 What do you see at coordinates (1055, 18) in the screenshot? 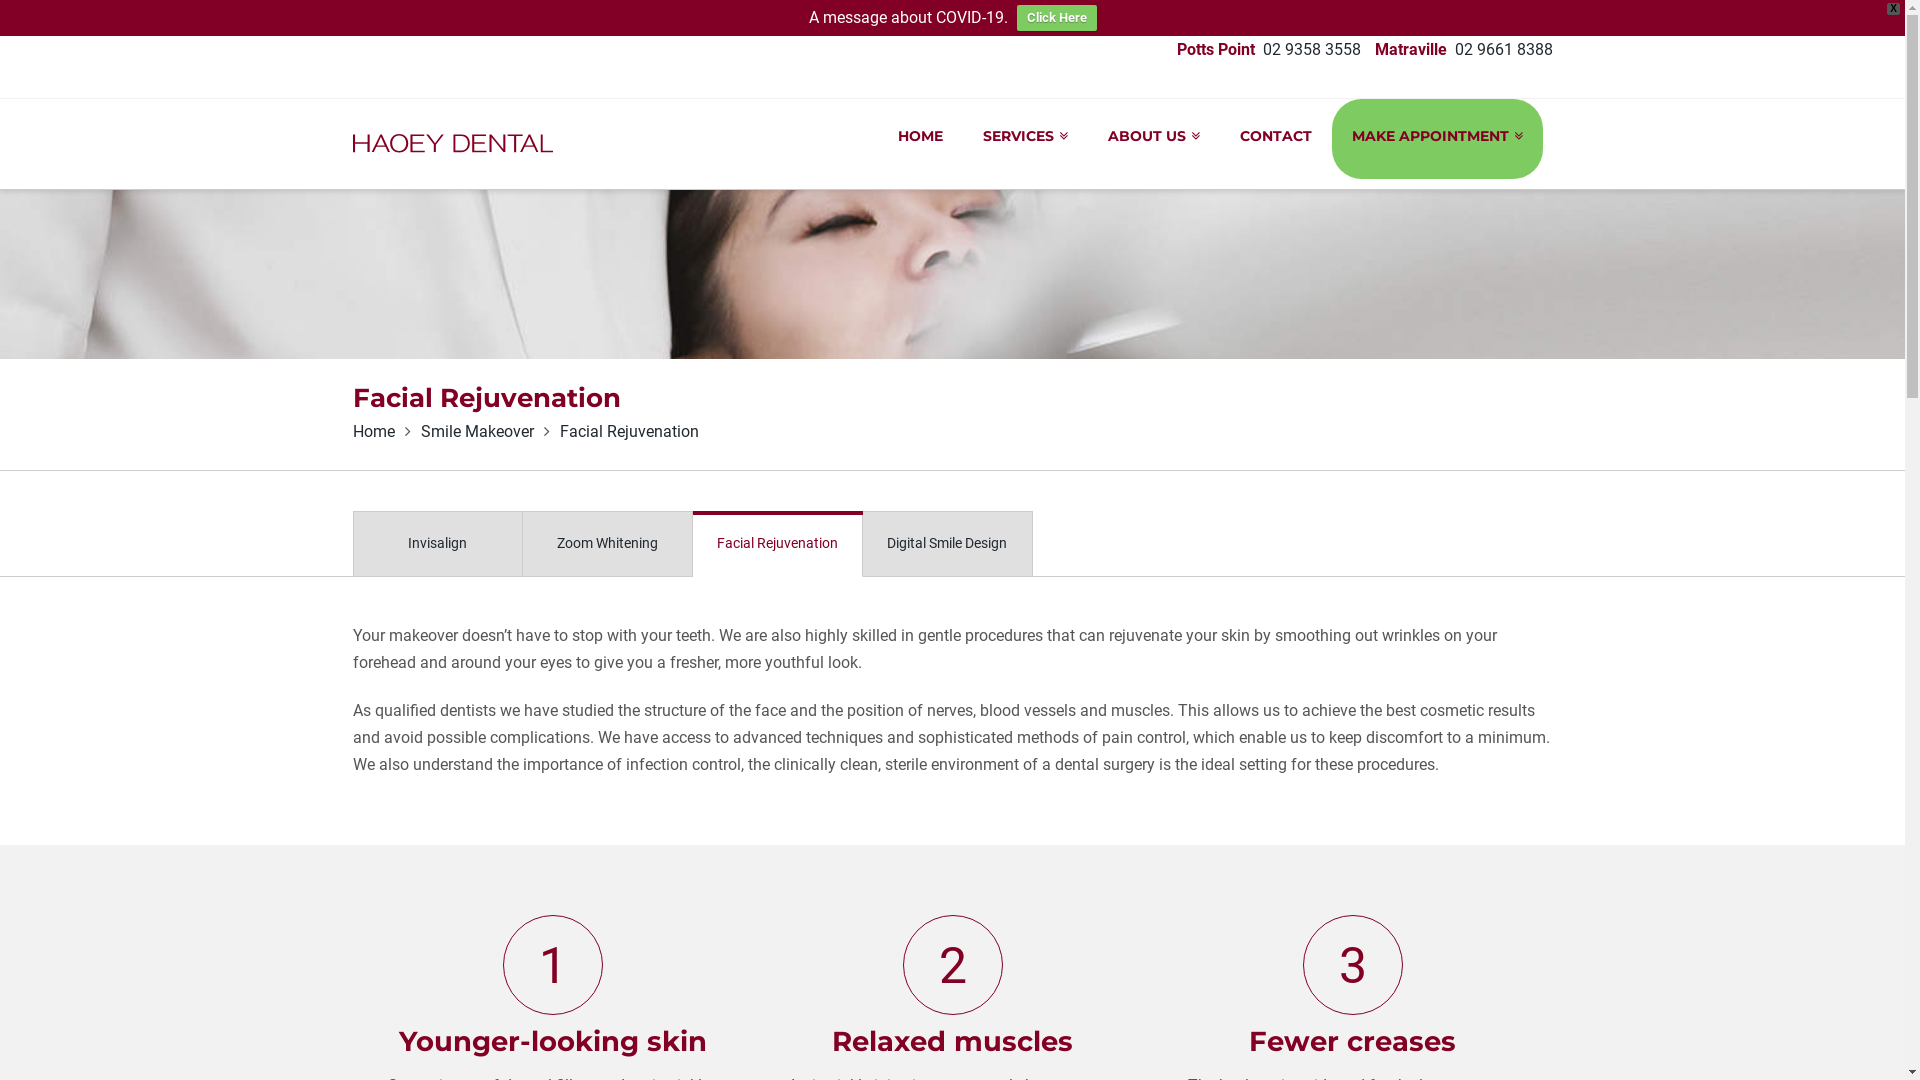
I see `'Click Here'` at bounding box center [1055, 18].